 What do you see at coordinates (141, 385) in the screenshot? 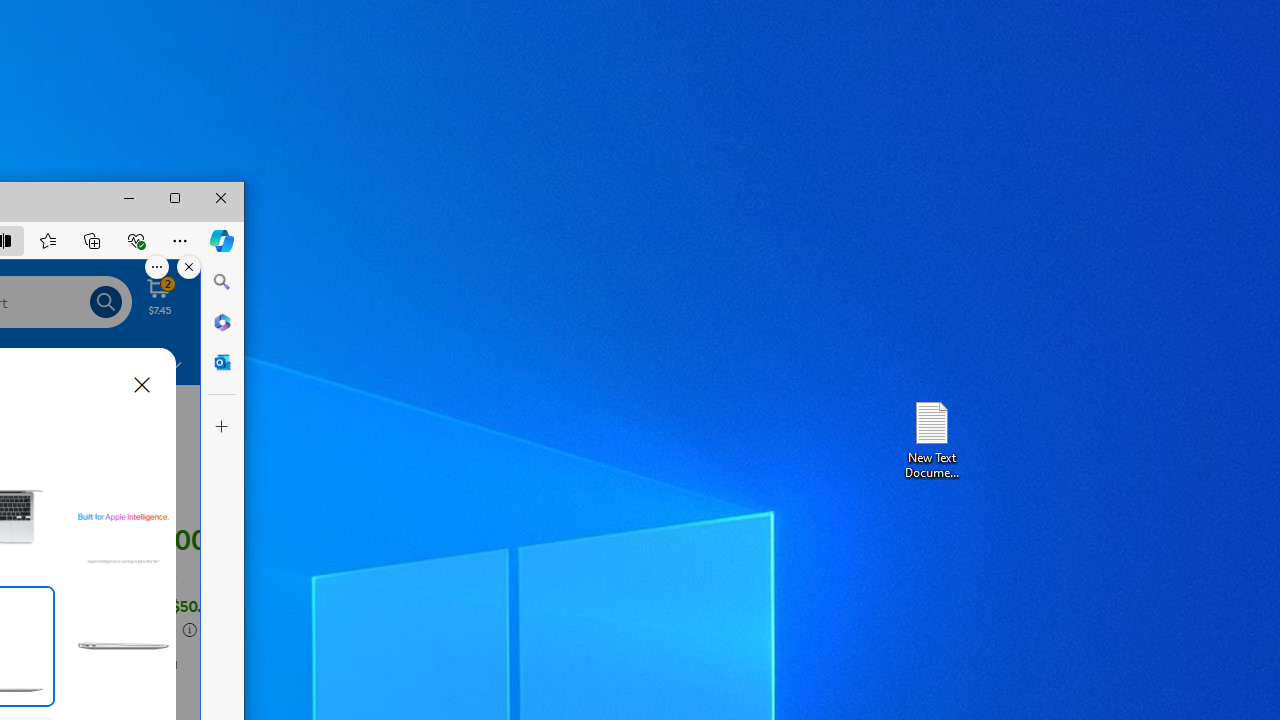
I see `'Close dialog'` at bounding box center [141, 385].